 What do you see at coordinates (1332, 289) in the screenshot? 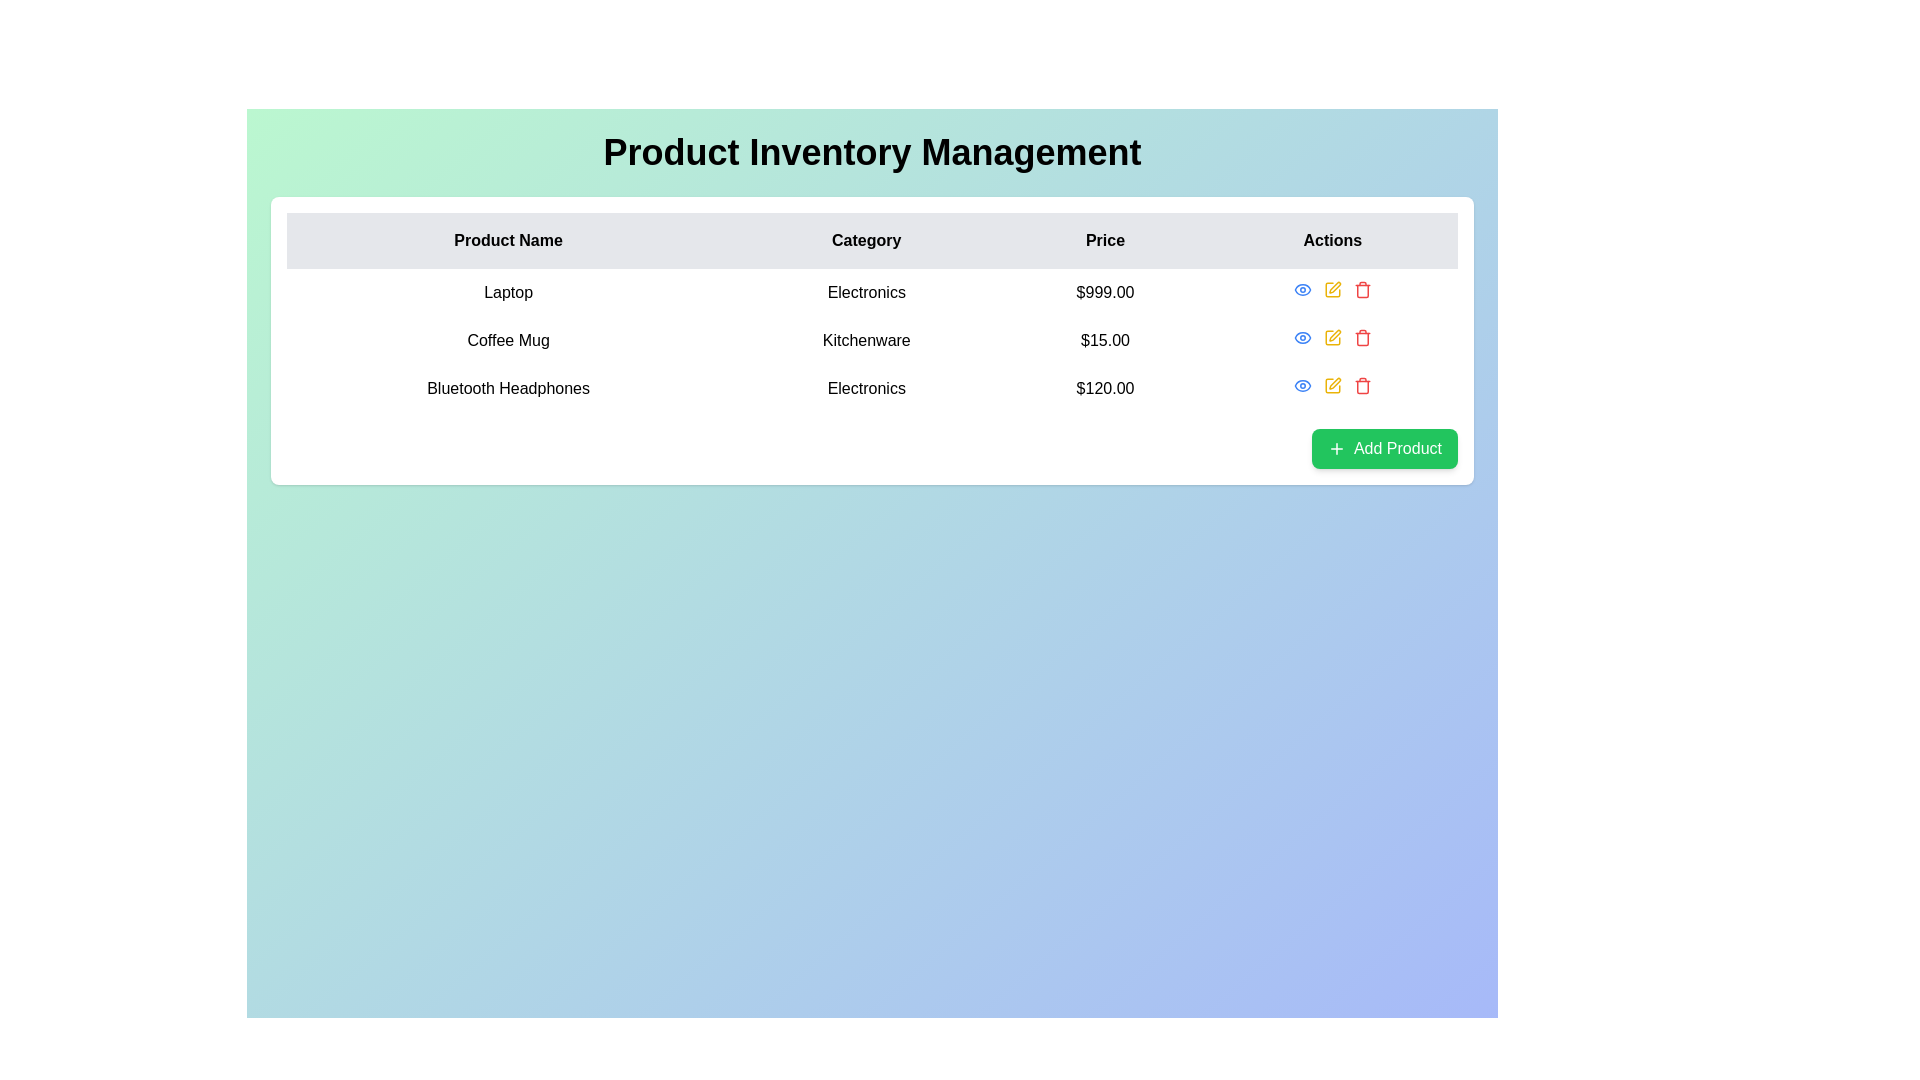
I see `the edit icon` at bounding box center [1332, 289].